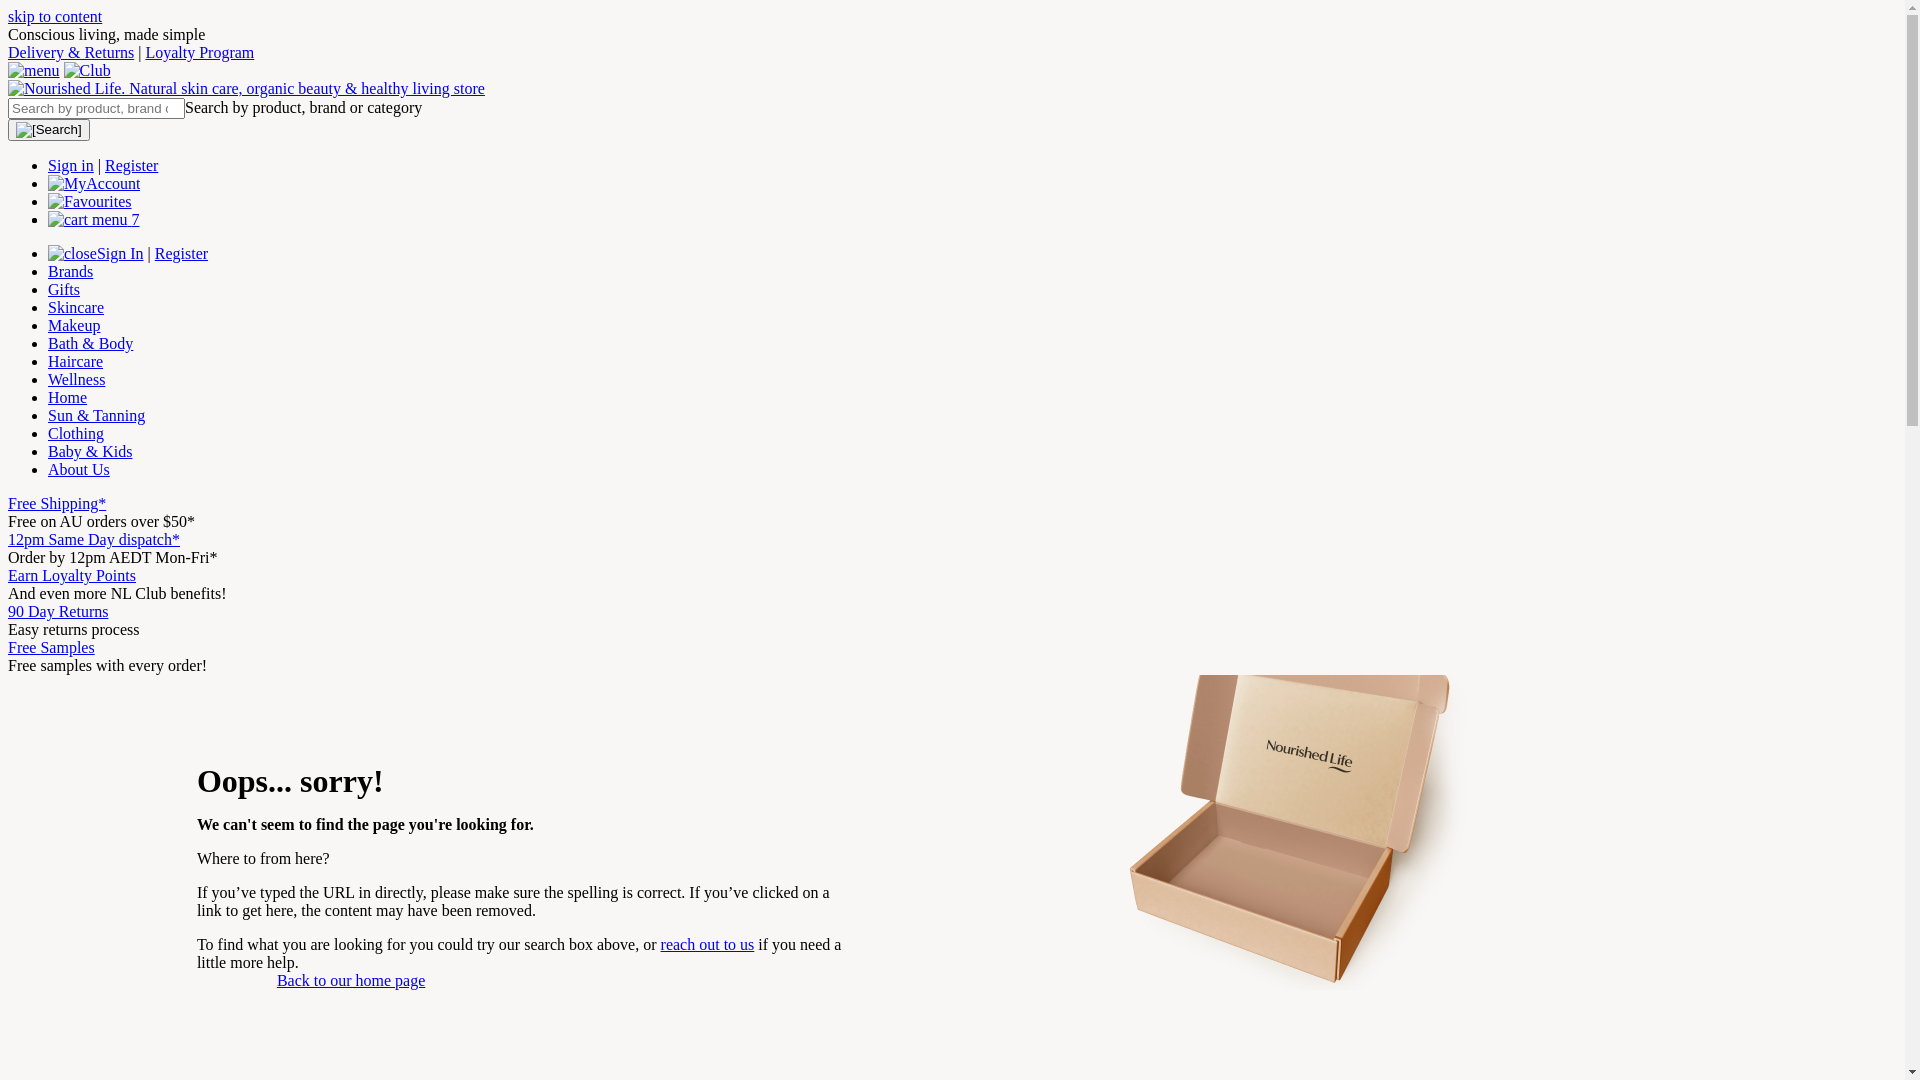 This screenshot has width=1920, height=1080. Describe the element at coordinates (8, 502) in the screenshot. I see `'Free Shipping*'` at that location.